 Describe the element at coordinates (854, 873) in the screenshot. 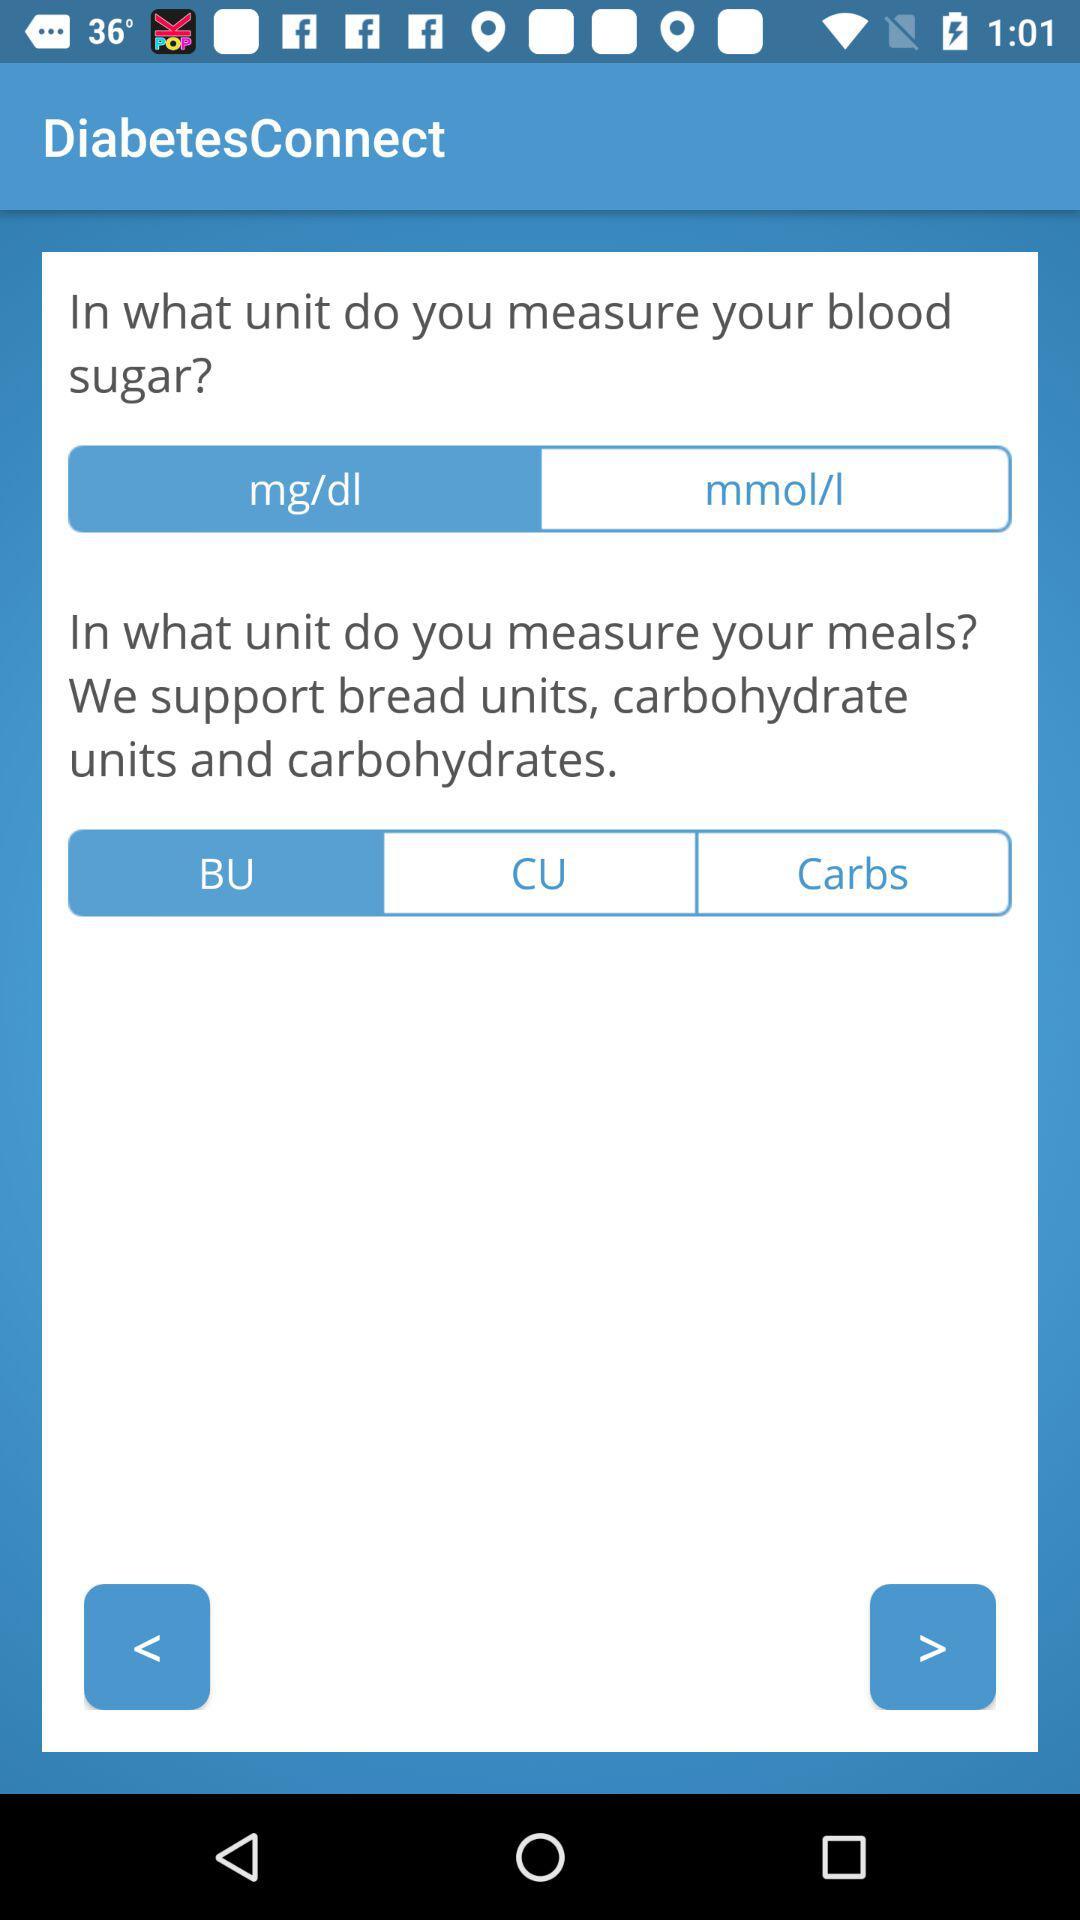

I see `the item to the right of the cu icon` at that location.